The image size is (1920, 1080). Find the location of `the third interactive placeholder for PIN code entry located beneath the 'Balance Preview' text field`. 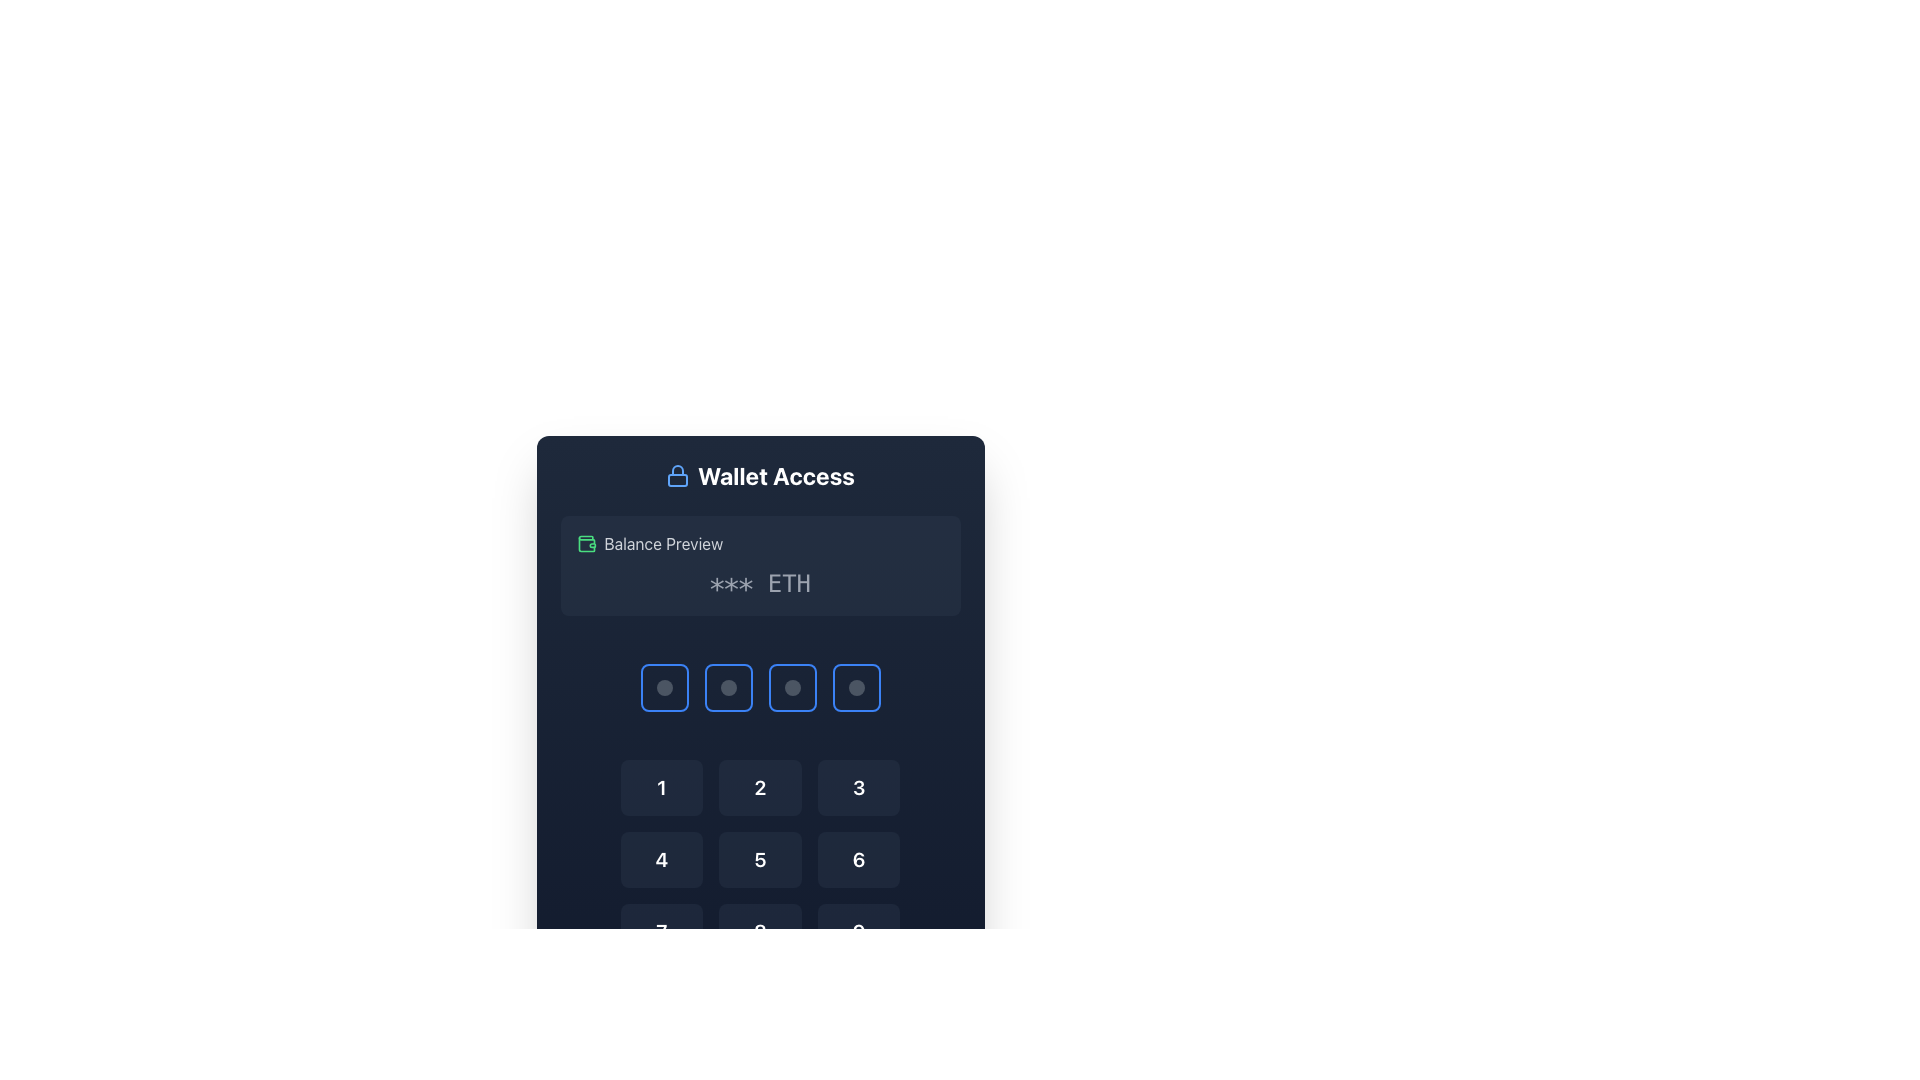

the third interactive placeholder for PIN code entry located beneath the 'Balance Preview' text field is located at coordinates (791, 686).